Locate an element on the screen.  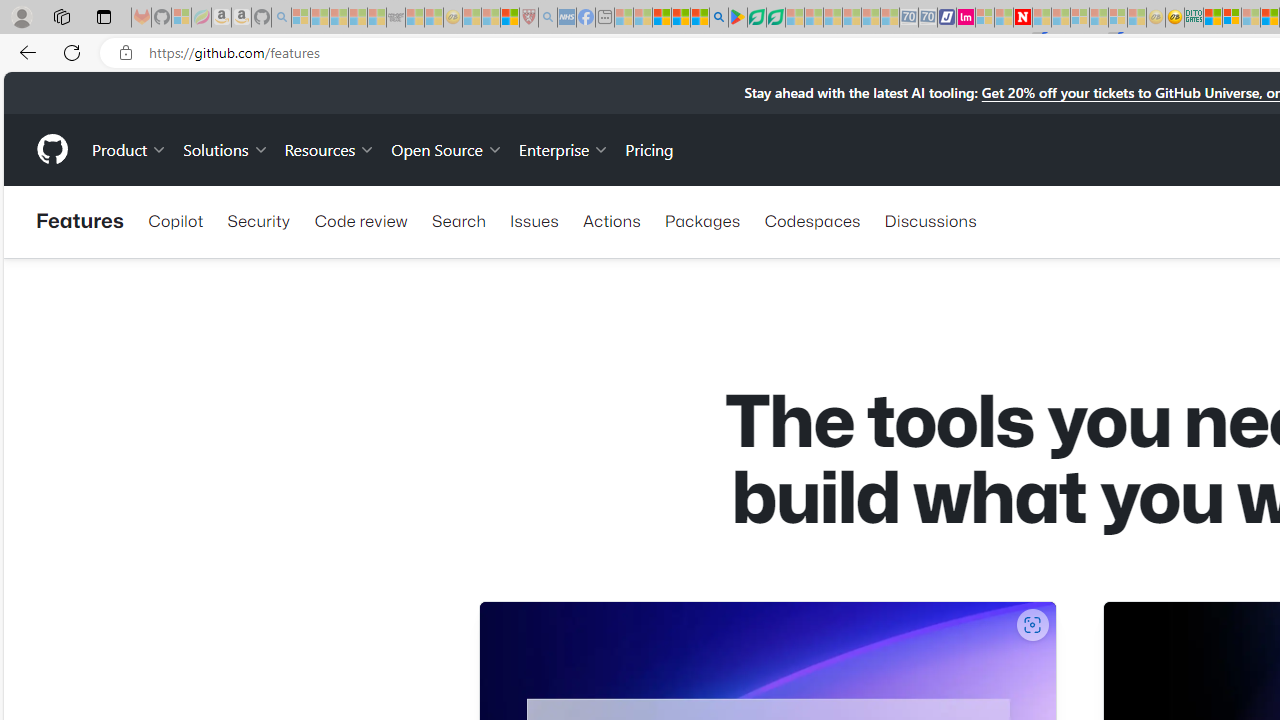
'Product' is located at coordinates (129, 148).